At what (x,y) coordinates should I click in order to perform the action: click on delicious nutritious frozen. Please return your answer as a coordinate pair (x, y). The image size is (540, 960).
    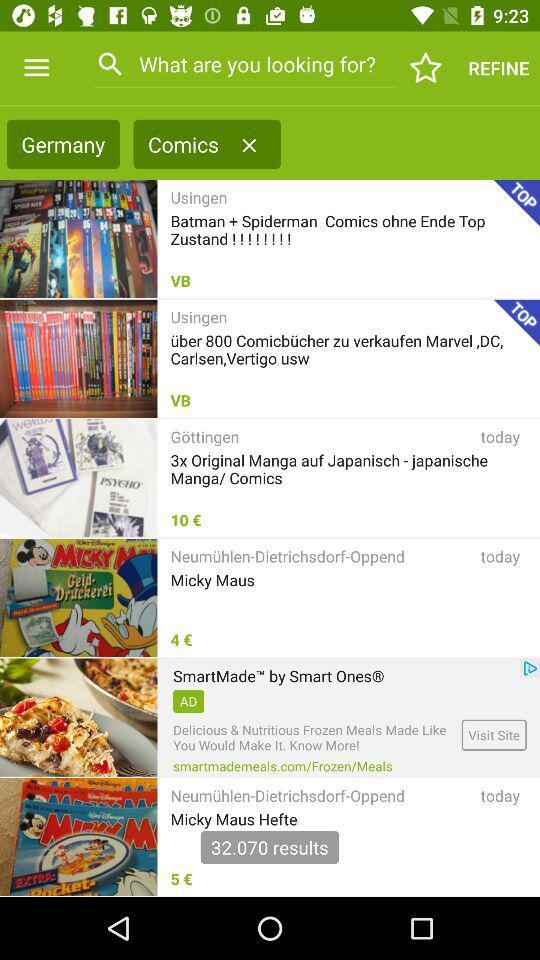
    Looking at the image, I should click on (314, 736).